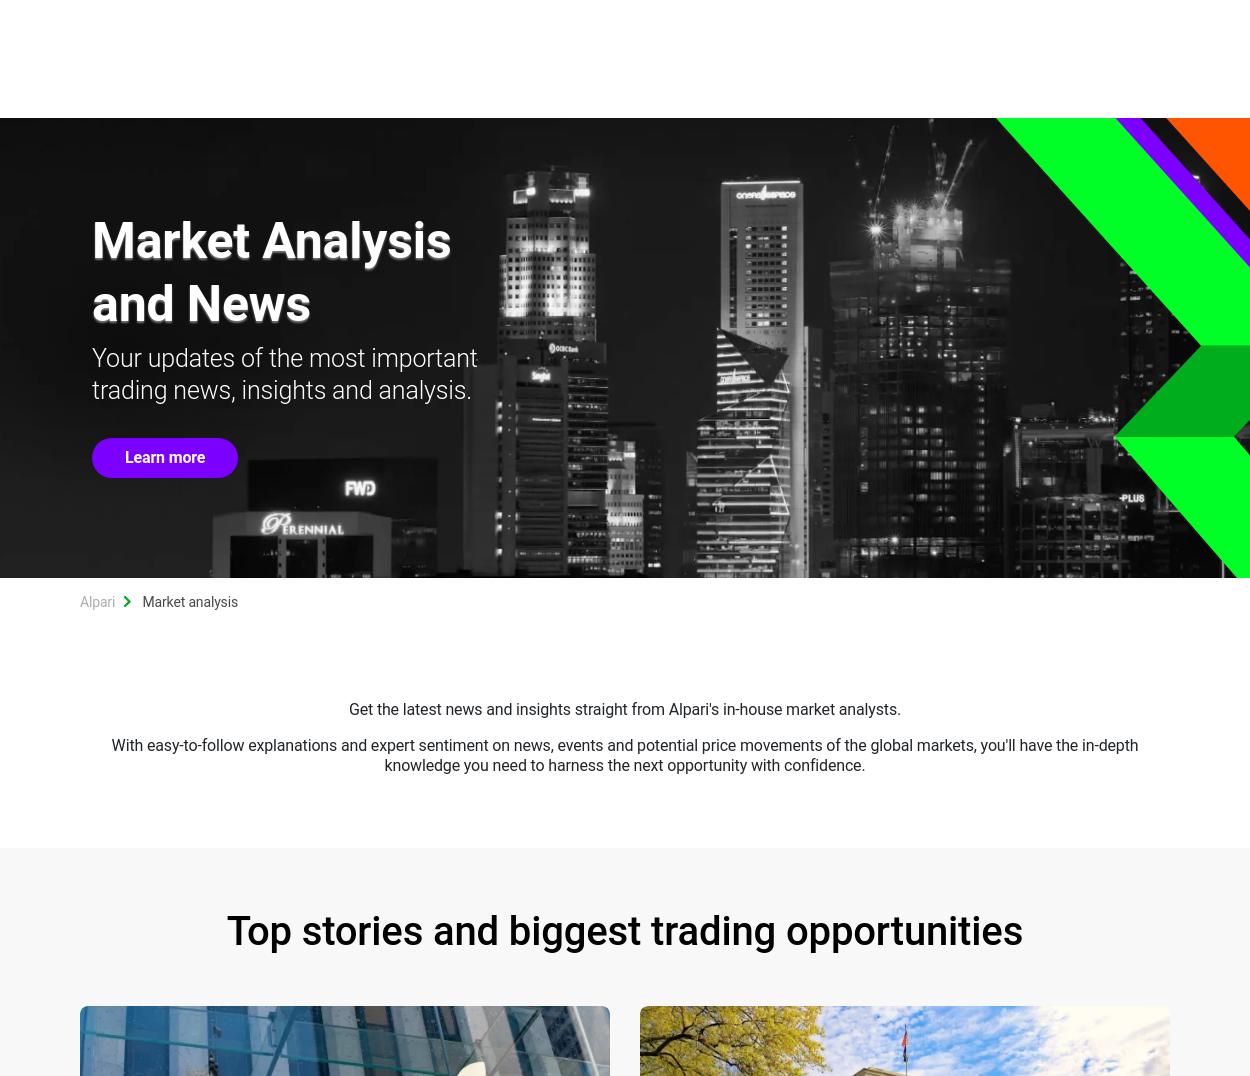  What do you see at coordinates (471, 627) in the screenshot?
I see `'11:48'` at bounding box center [471, 627].